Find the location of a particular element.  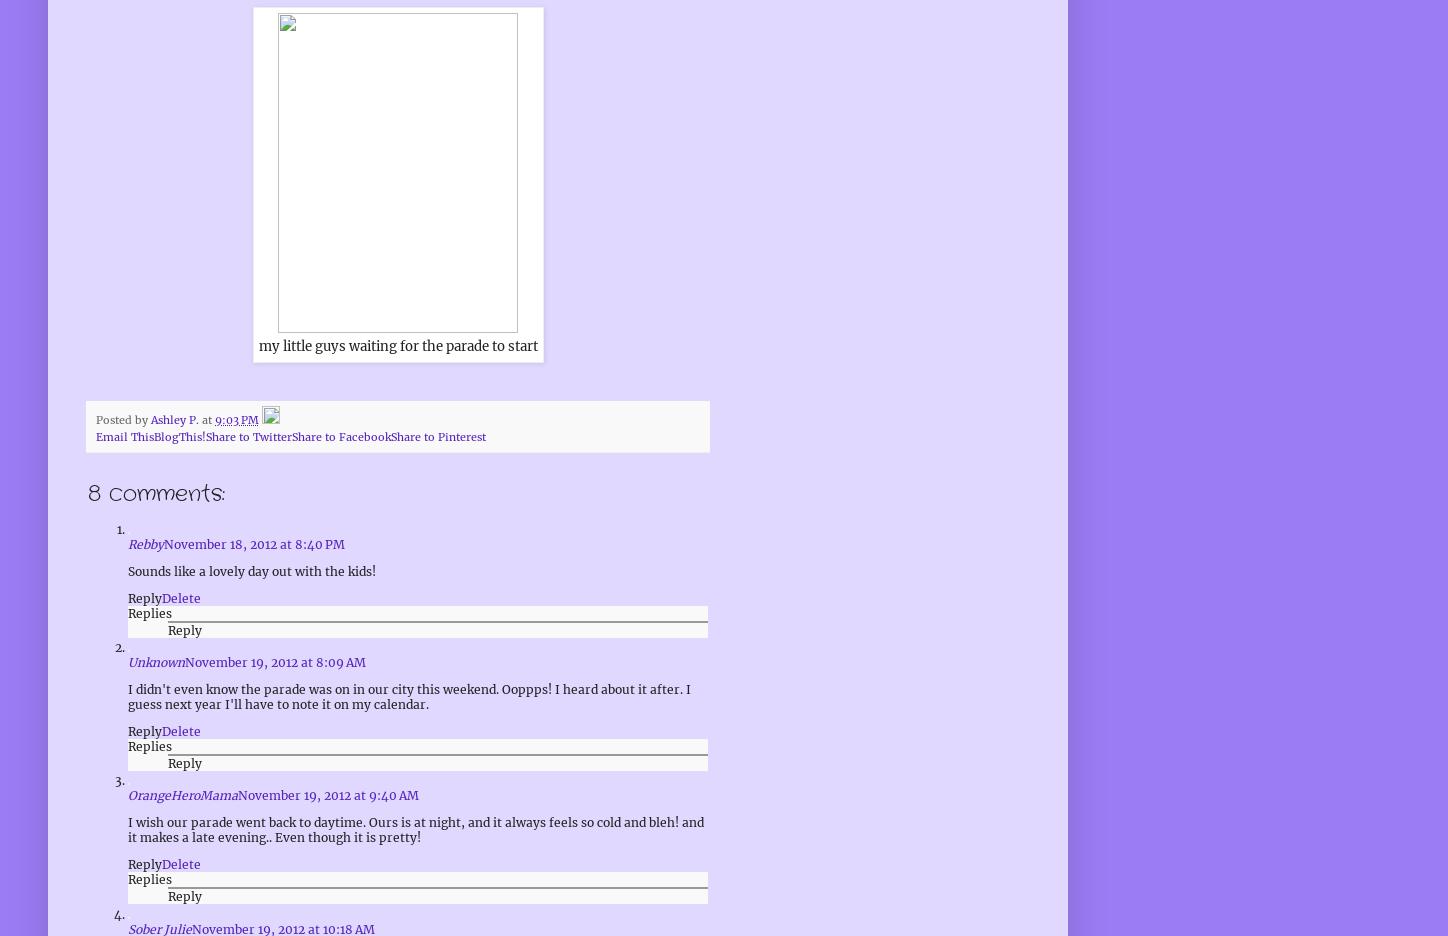

'Ashley P.' is located at coordinates (150, 418).